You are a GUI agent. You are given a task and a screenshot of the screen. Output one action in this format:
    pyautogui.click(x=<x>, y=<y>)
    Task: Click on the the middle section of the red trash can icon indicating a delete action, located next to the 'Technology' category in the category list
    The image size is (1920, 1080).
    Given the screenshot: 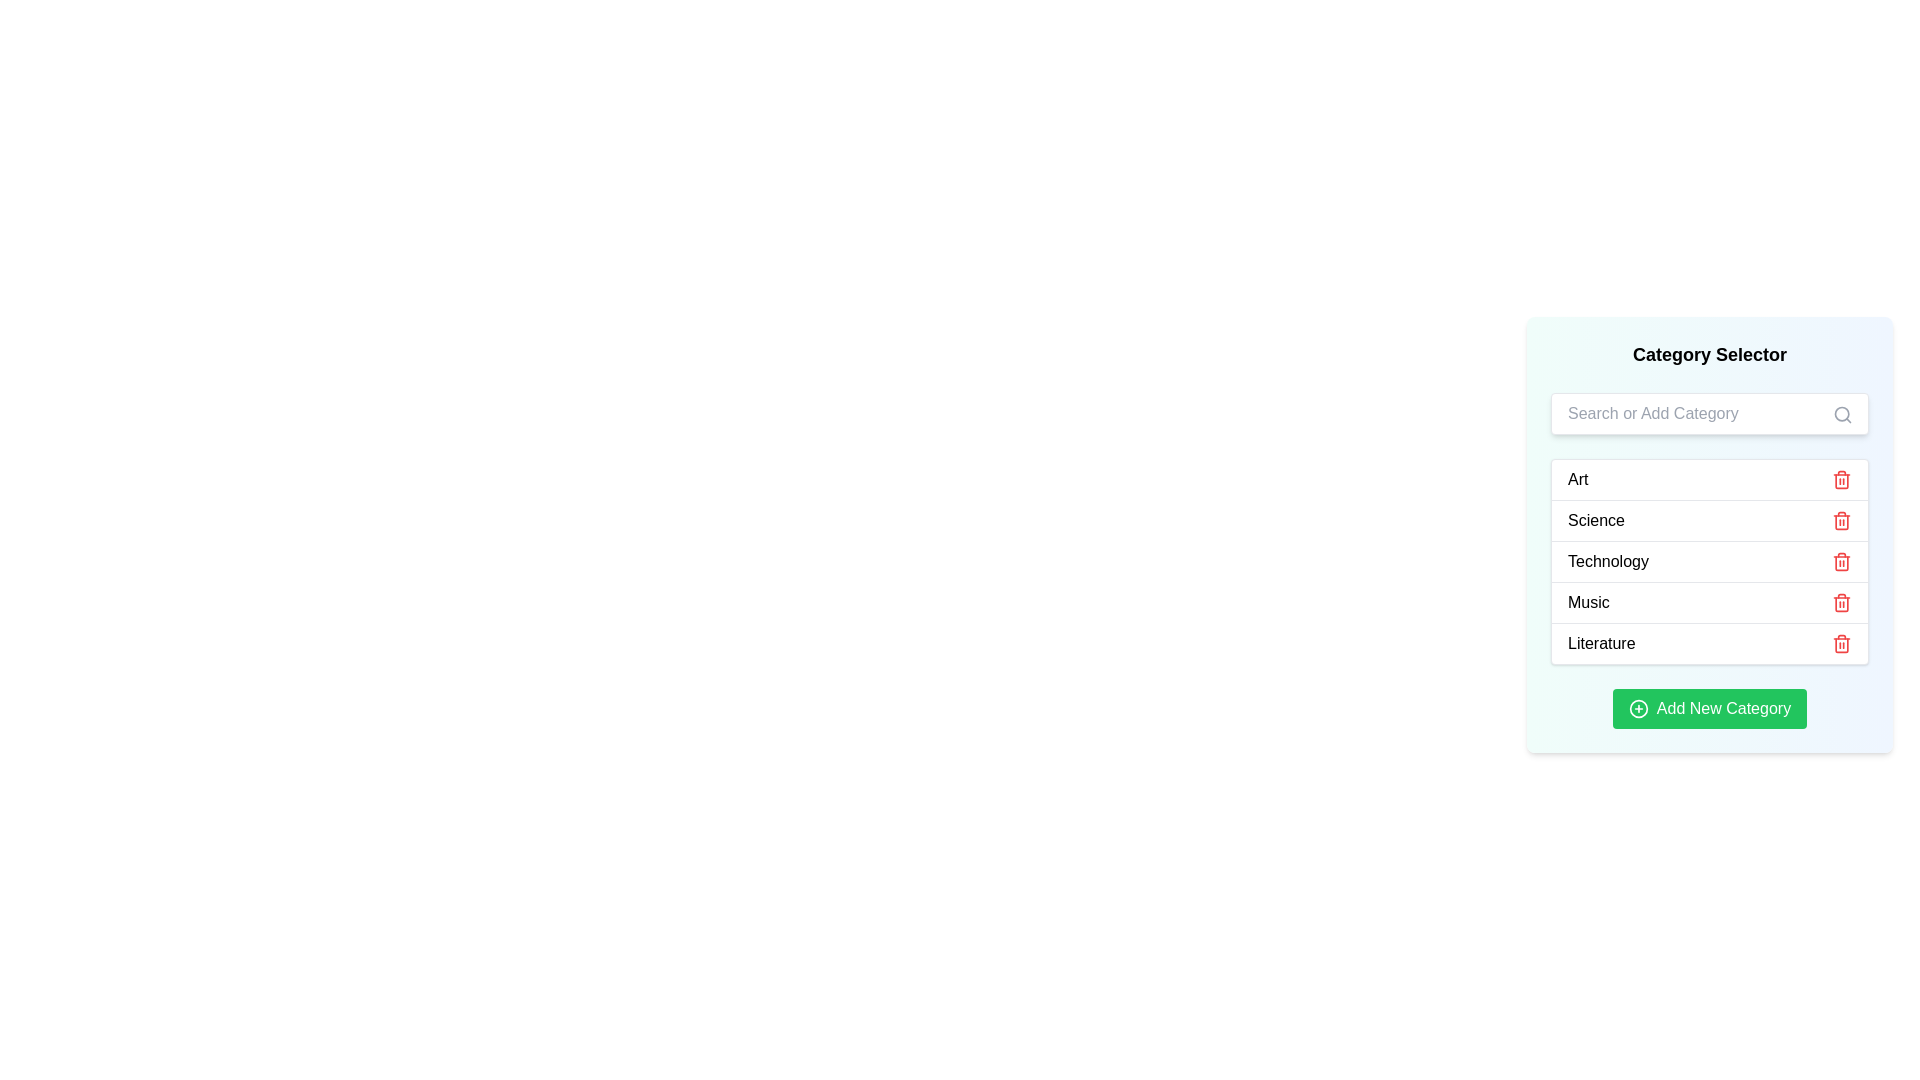 What is the action you would take?
    pyautogui.click(x=1841, y=563)
    